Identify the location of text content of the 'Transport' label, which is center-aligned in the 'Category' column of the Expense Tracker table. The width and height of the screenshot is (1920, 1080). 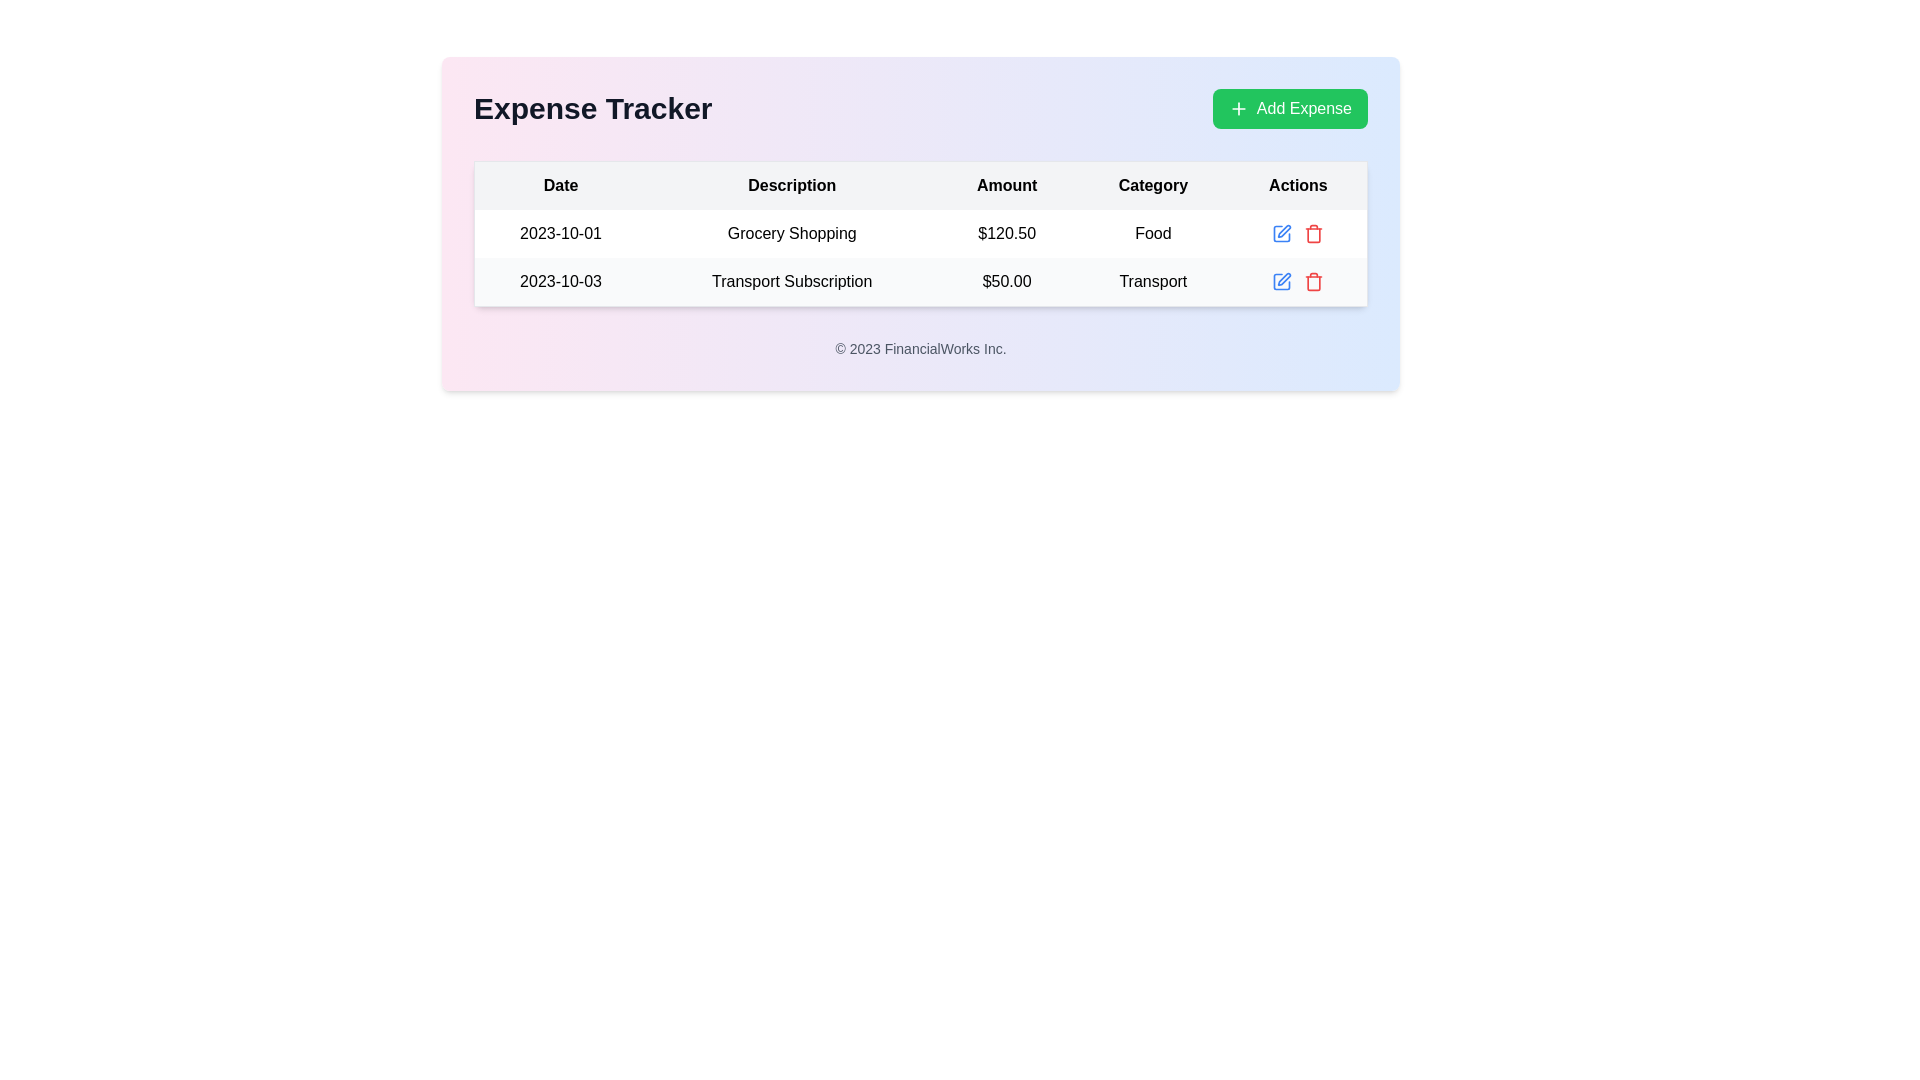
(1153, 282).